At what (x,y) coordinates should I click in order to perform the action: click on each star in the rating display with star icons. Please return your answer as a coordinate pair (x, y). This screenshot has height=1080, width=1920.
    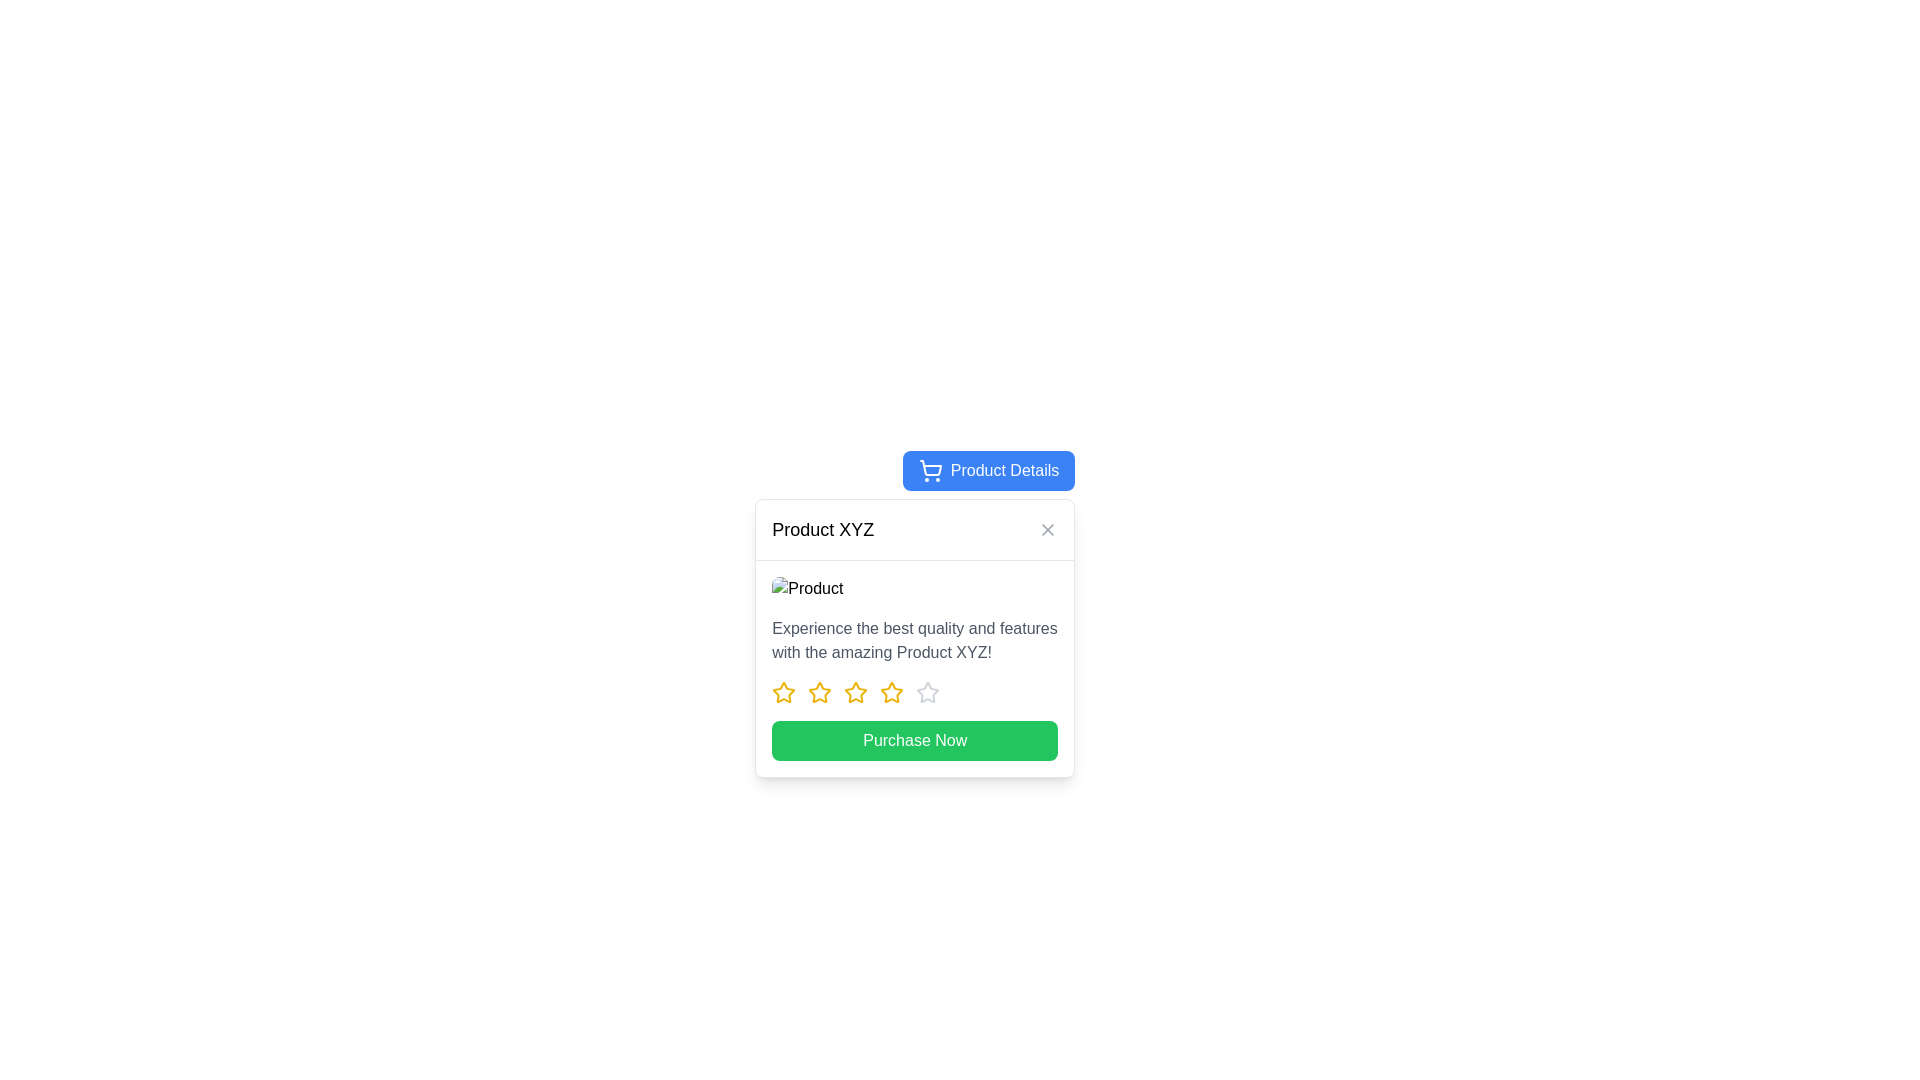
    Looking at the image, I should click on (914, 692).